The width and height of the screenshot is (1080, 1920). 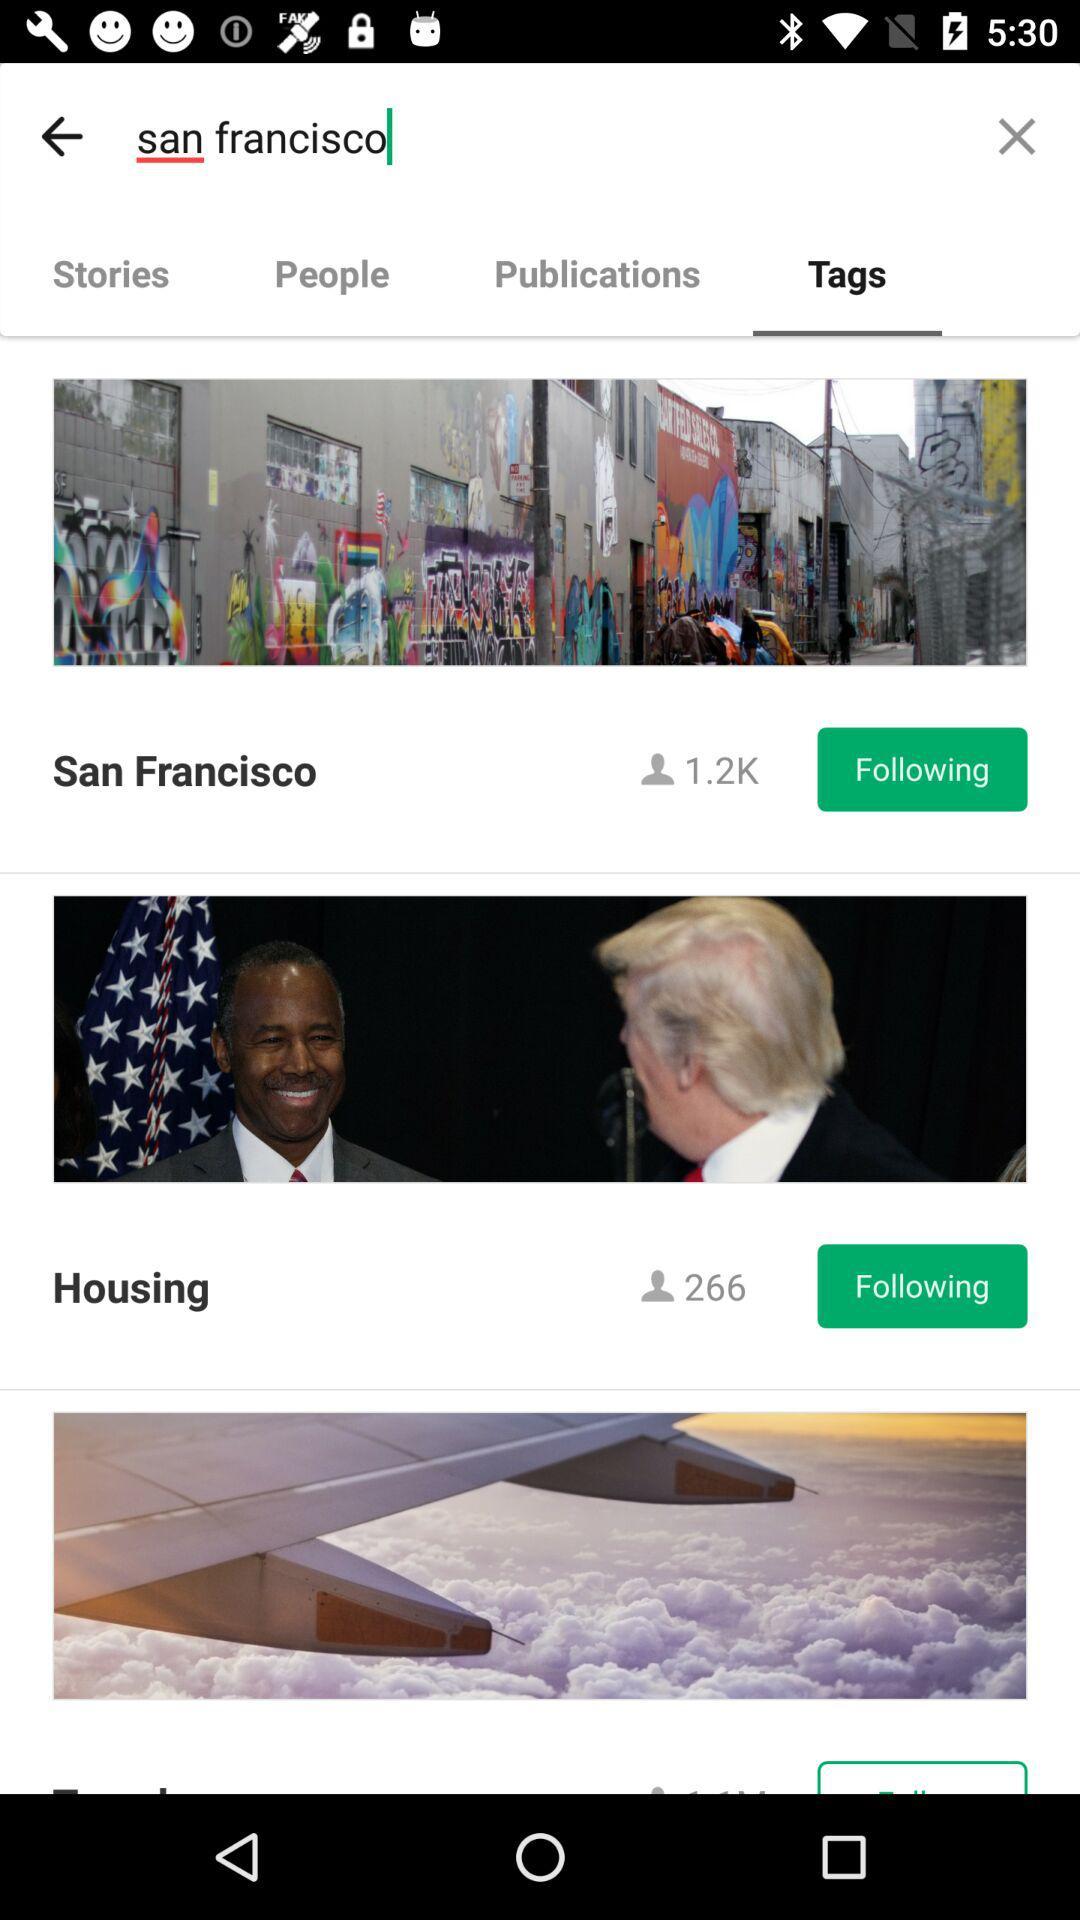 What do you see at coordinates (1017, 135) in the screenshot?
I see `the item to the right of san francisco item` at bounding box center [1017, 135].